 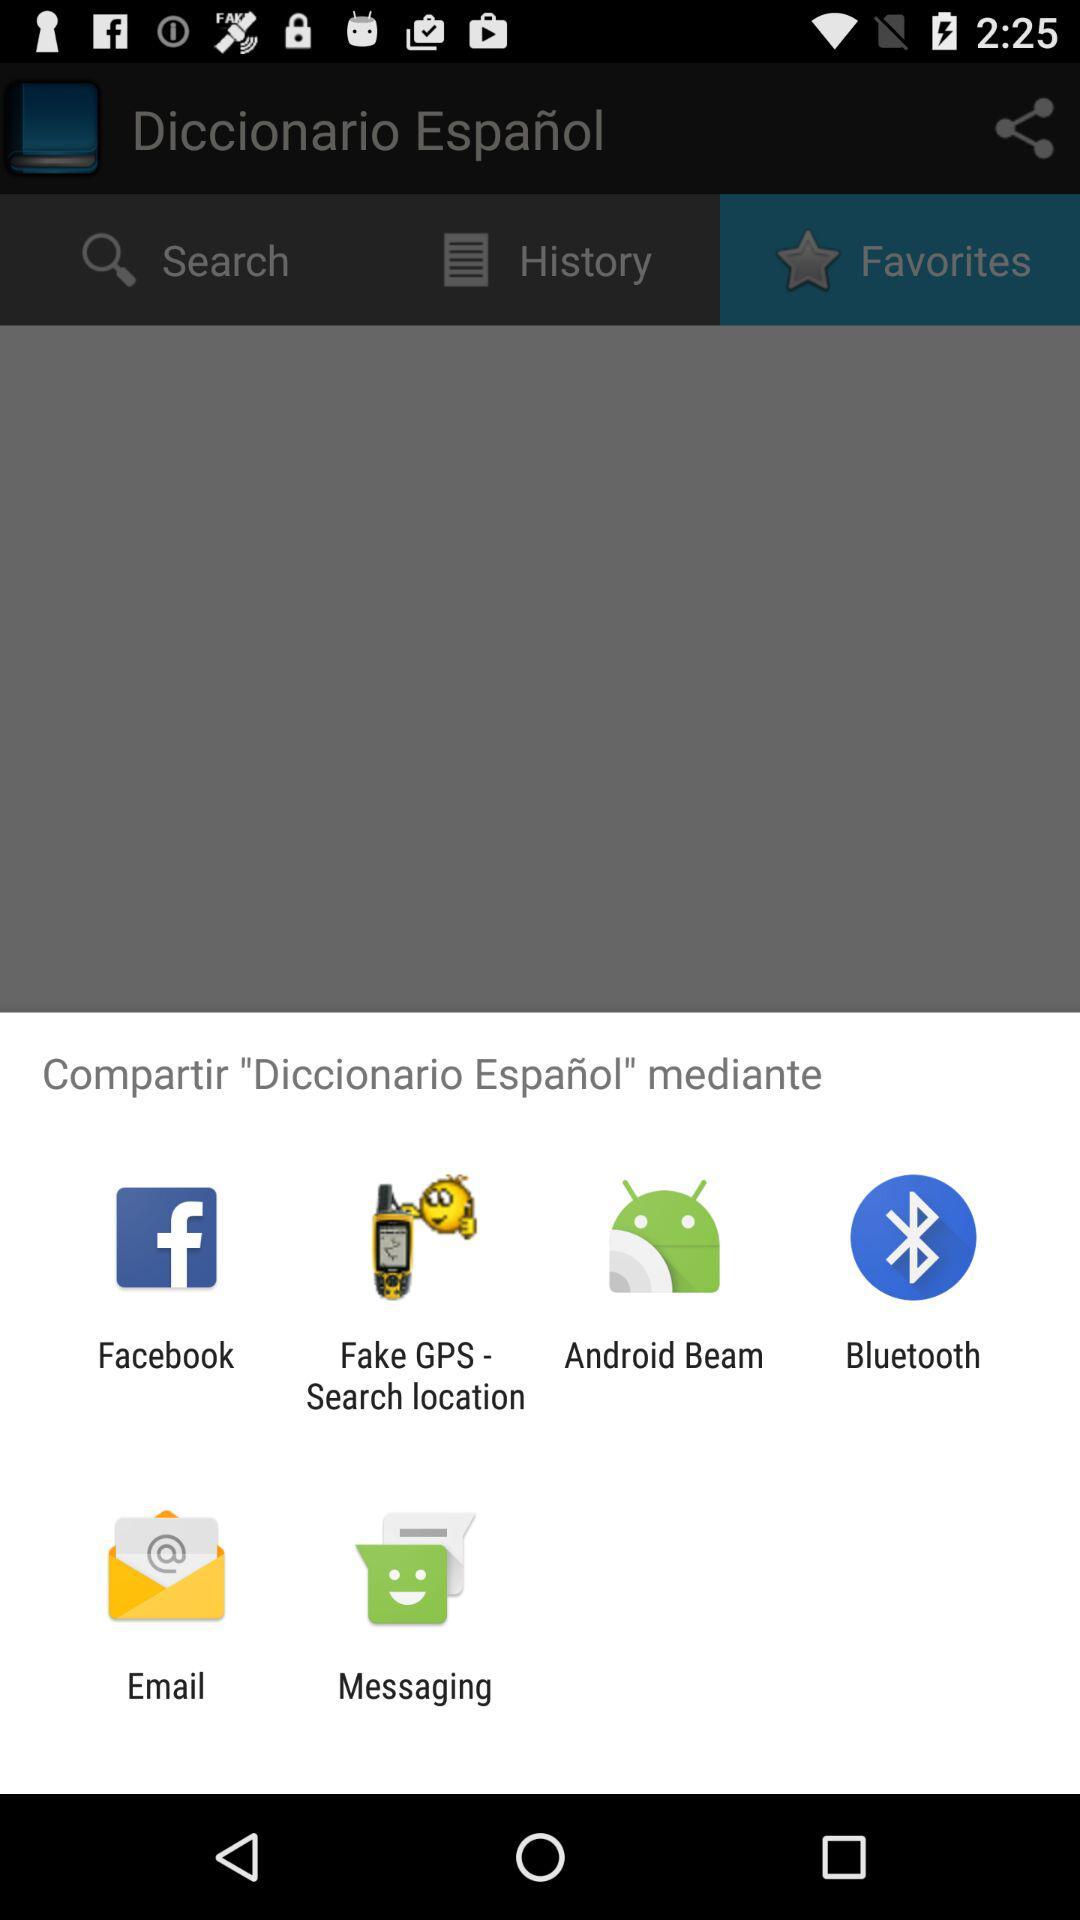 What do you see at coordinates (414, 1705) in the screenshot?
I see `the item next to email icon` at bounding box center [414, 1705].